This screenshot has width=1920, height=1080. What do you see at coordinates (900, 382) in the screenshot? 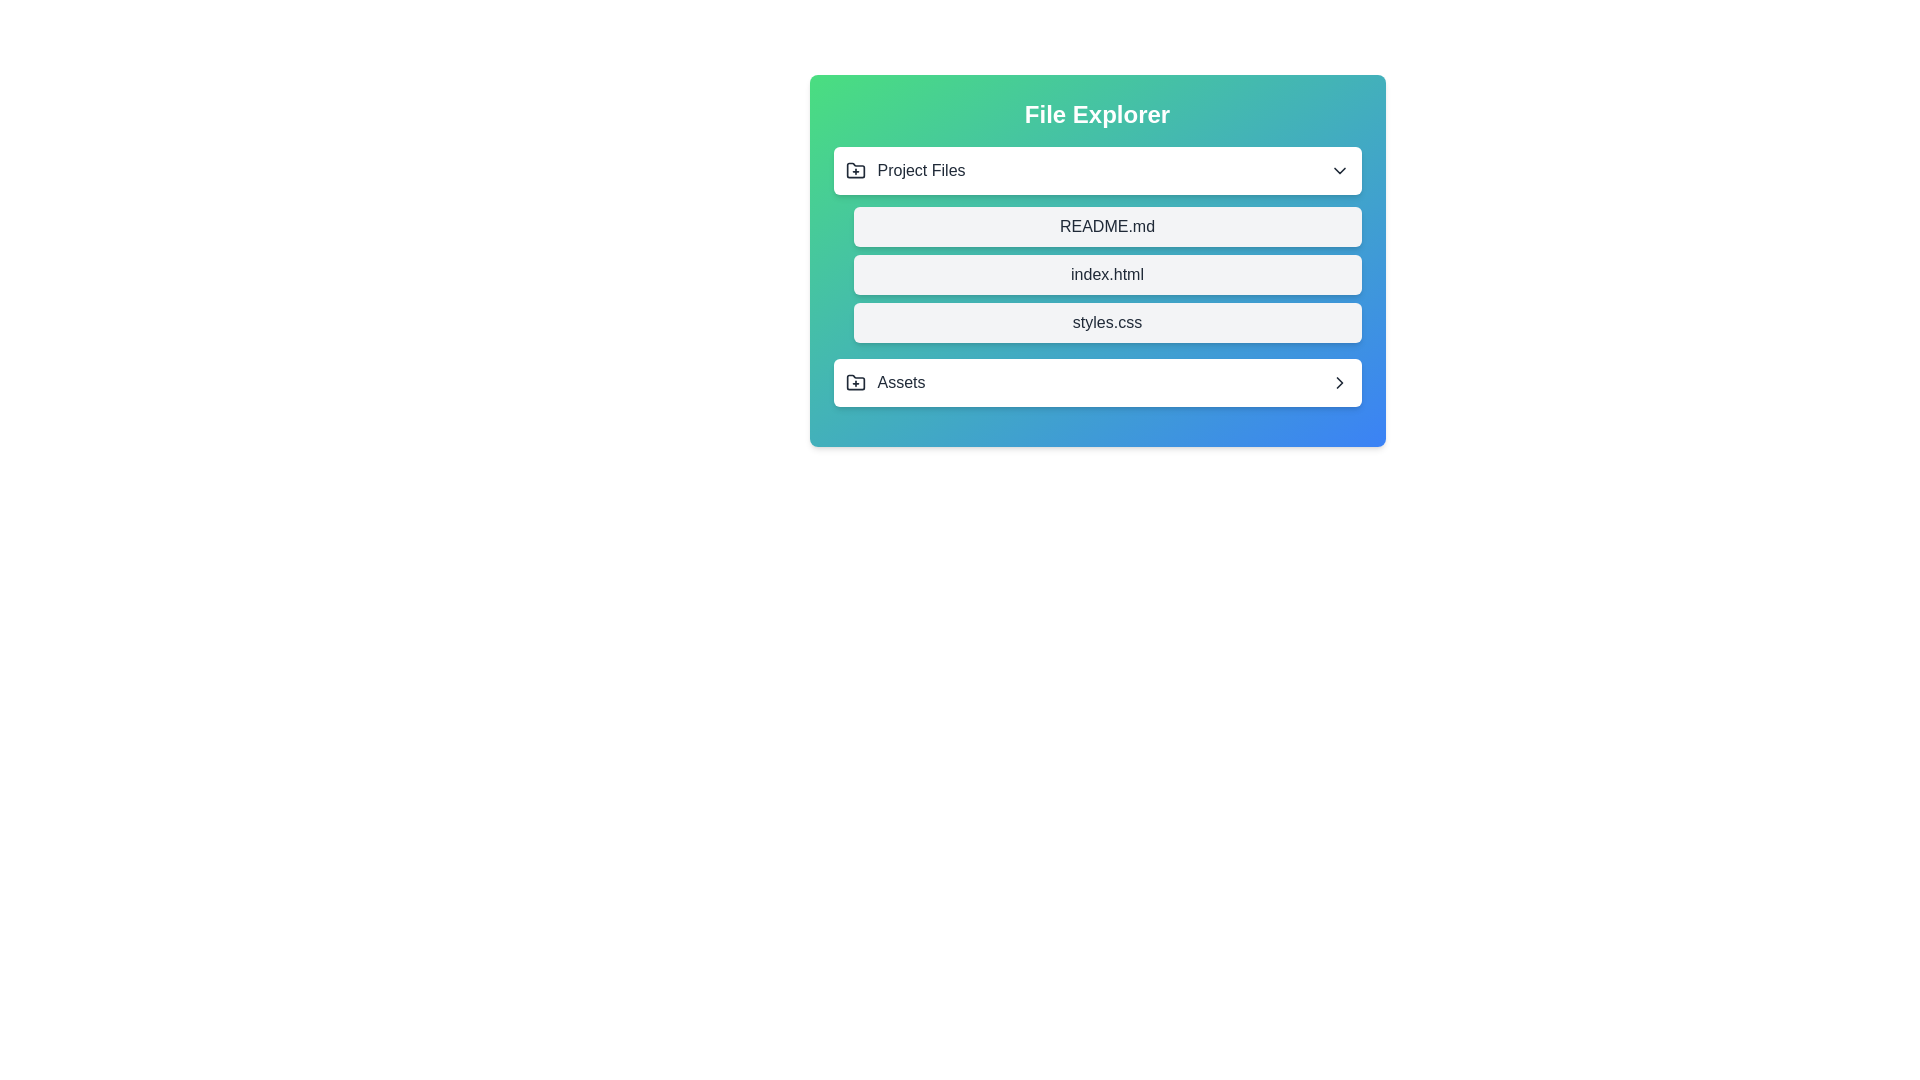
I see `the text label reading 'Assets' located in the bottom-most entry of the list within the 'File Explorer' box` at bounding box center [900, 382].